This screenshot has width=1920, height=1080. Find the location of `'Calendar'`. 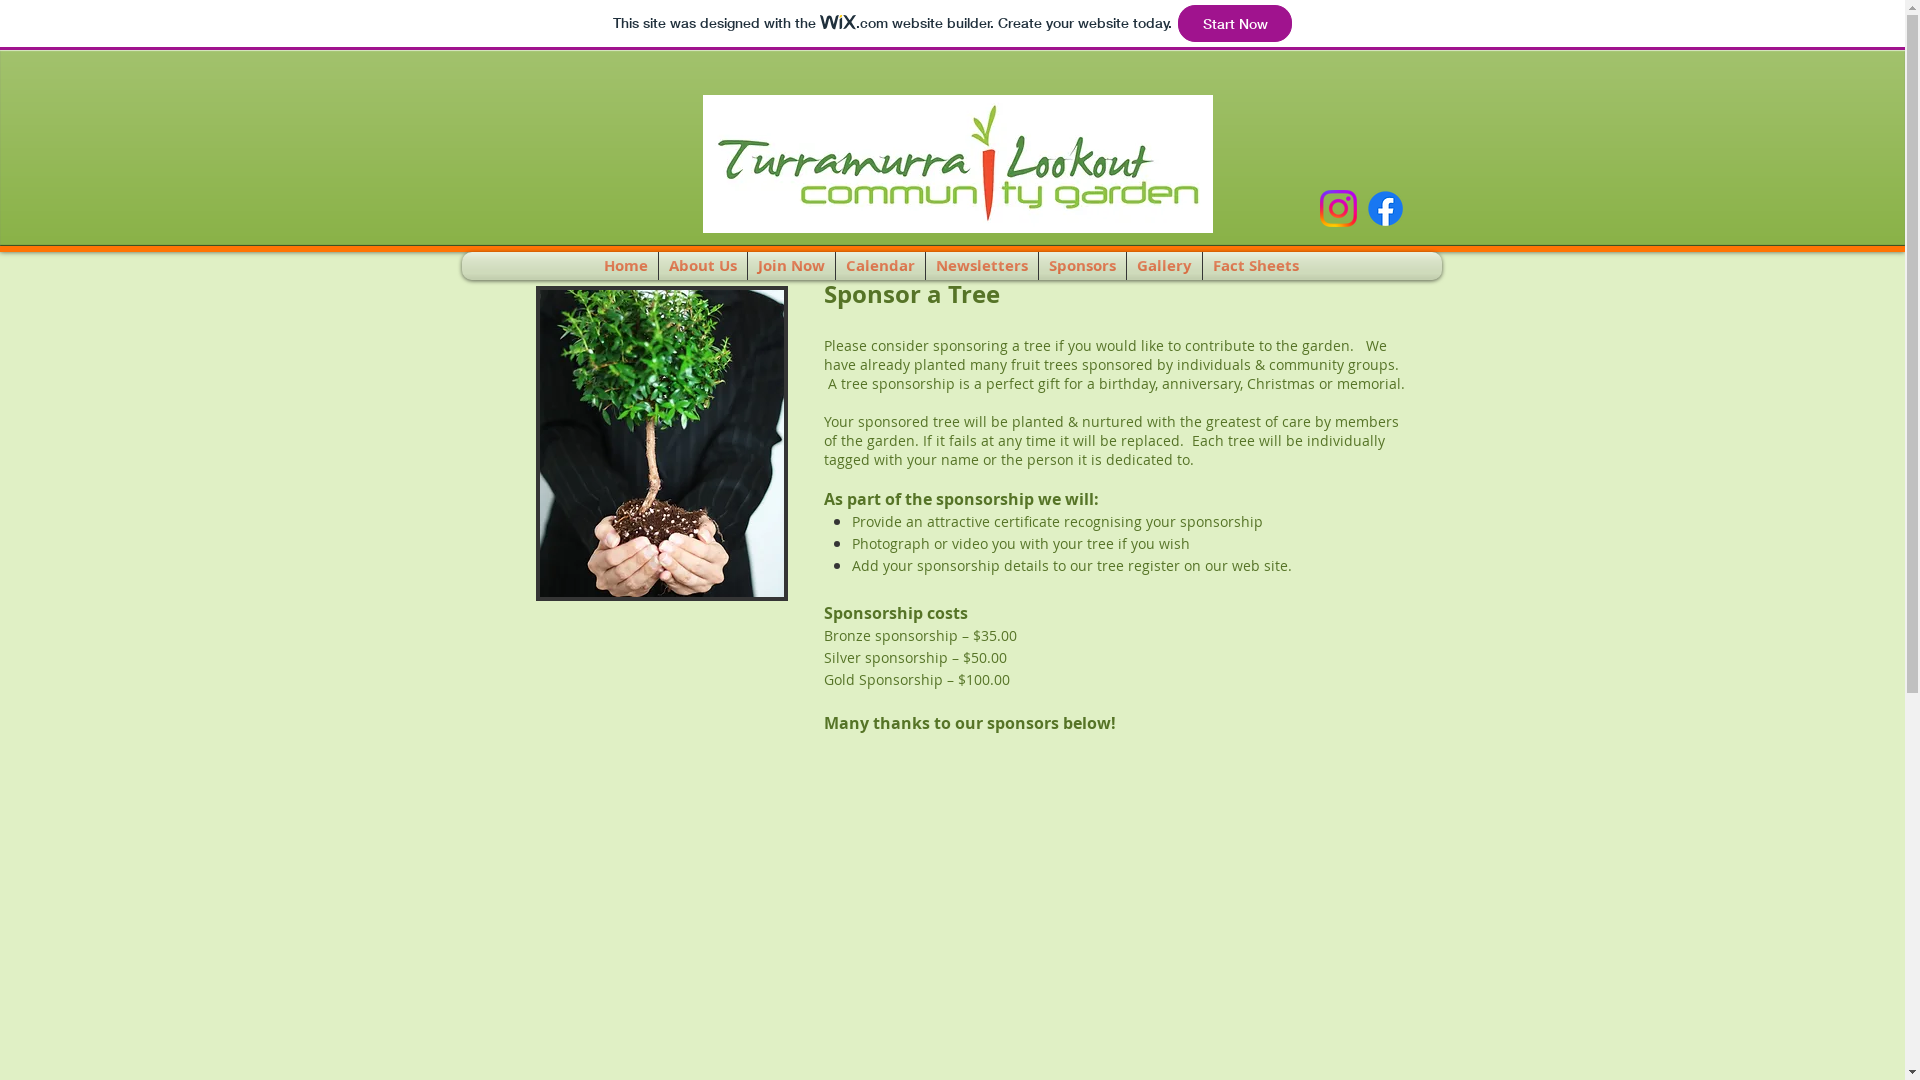

'Calendar' is located at coordinates (880, 265).